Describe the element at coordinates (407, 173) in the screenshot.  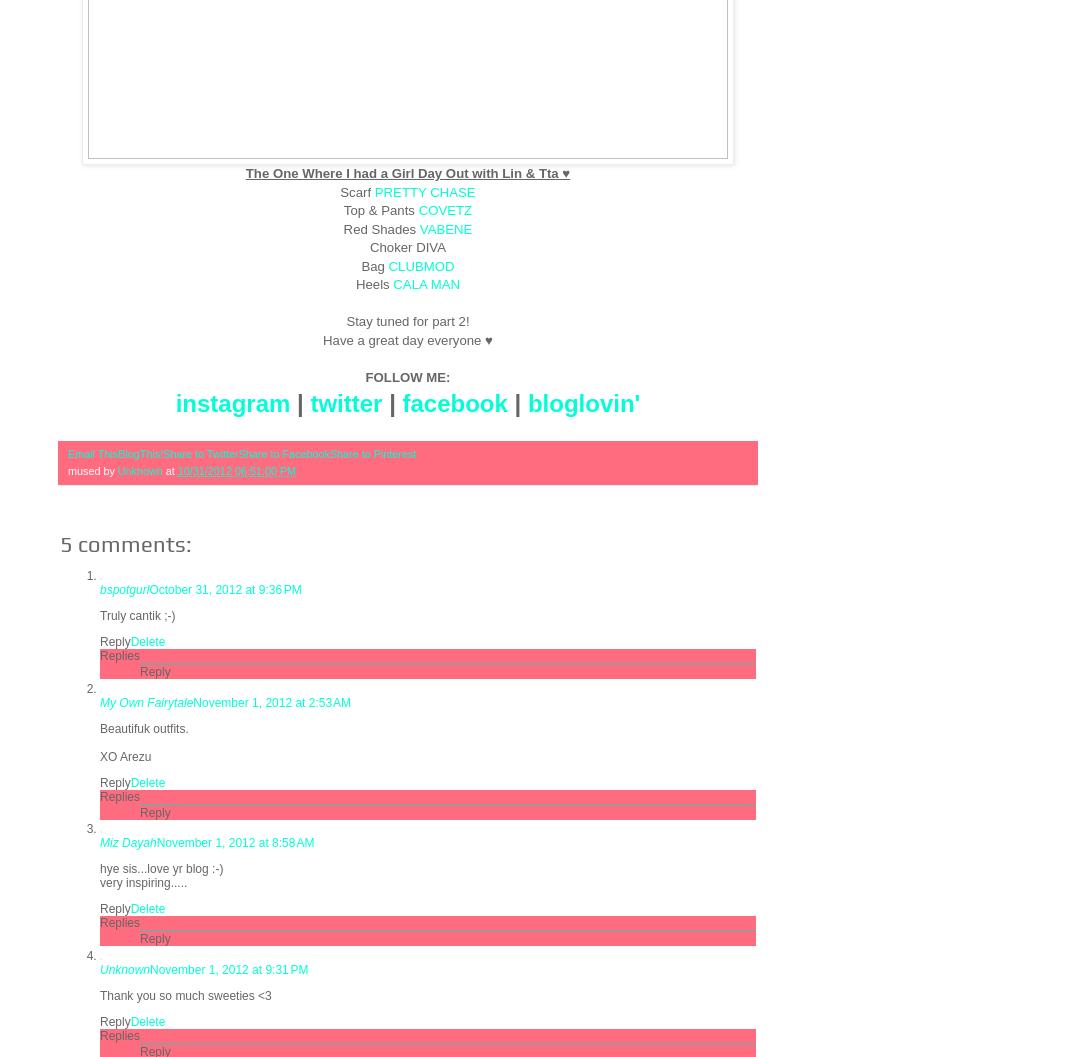
I see `'The One Where I had a Girl Day Out with Lin & Tta ♥'` at that location.